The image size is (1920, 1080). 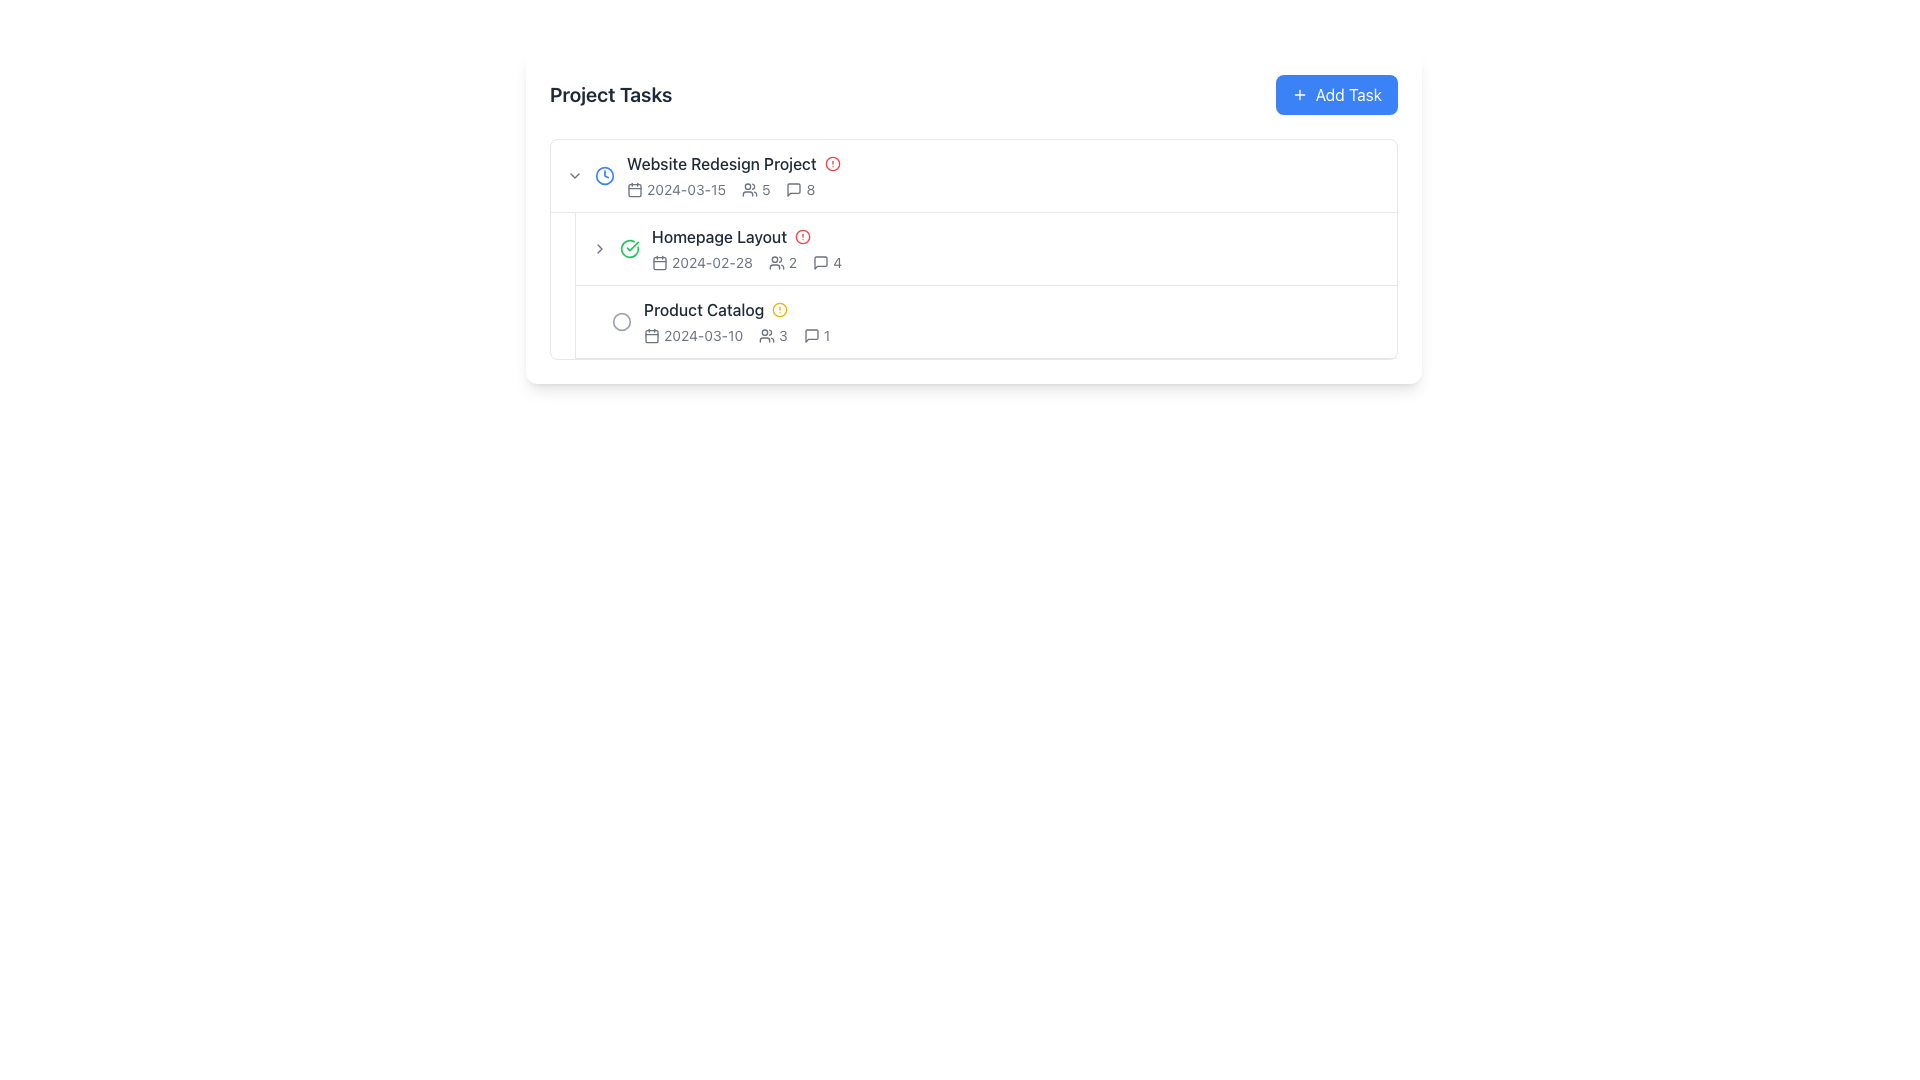 What do you see at coordinates (1006, 175) in the screenshot?
I see `Text display area that shows details about the first project task, positioned at the top-left of the task list, by clicking on it` at bounding box center [1006, 175].